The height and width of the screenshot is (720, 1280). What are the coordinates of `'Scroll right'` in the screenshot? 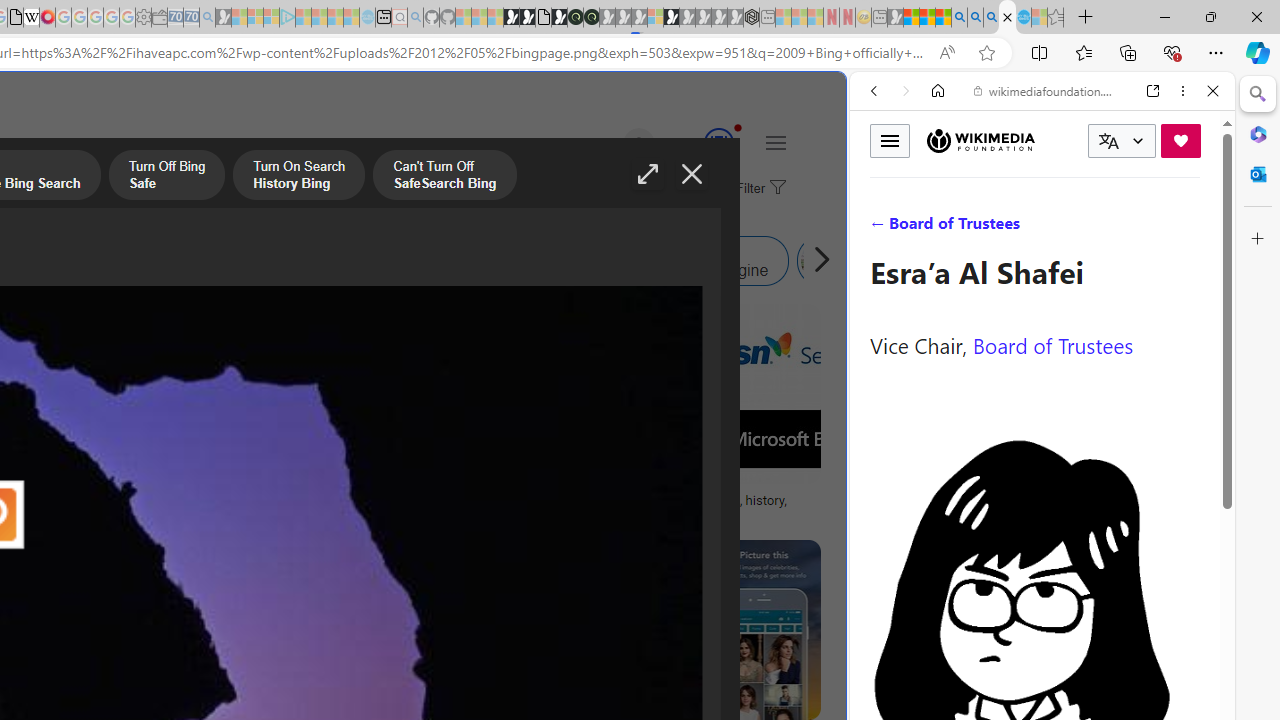 It's located at (816, 260).